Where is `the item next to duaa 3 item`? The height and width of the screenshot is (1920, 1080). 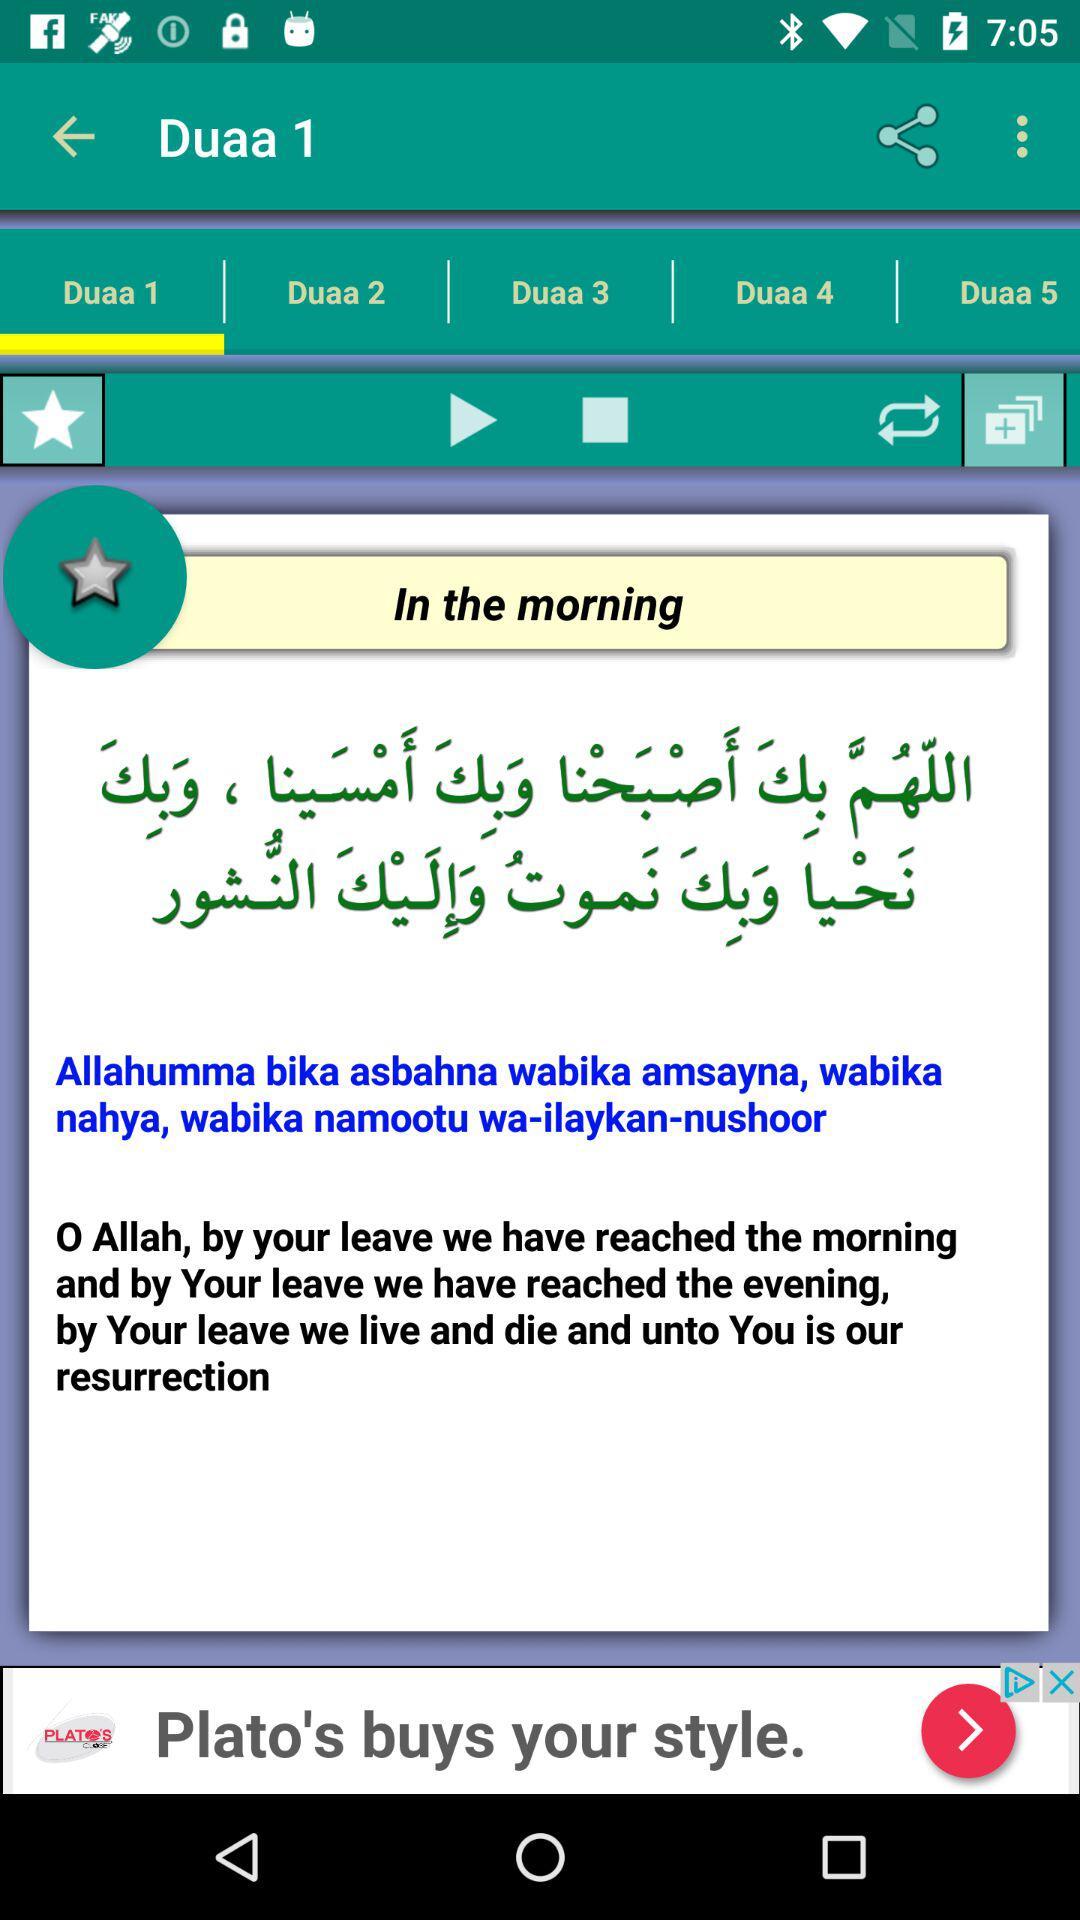 the item next to duaa 3 item is located at coordinates (783, 290).